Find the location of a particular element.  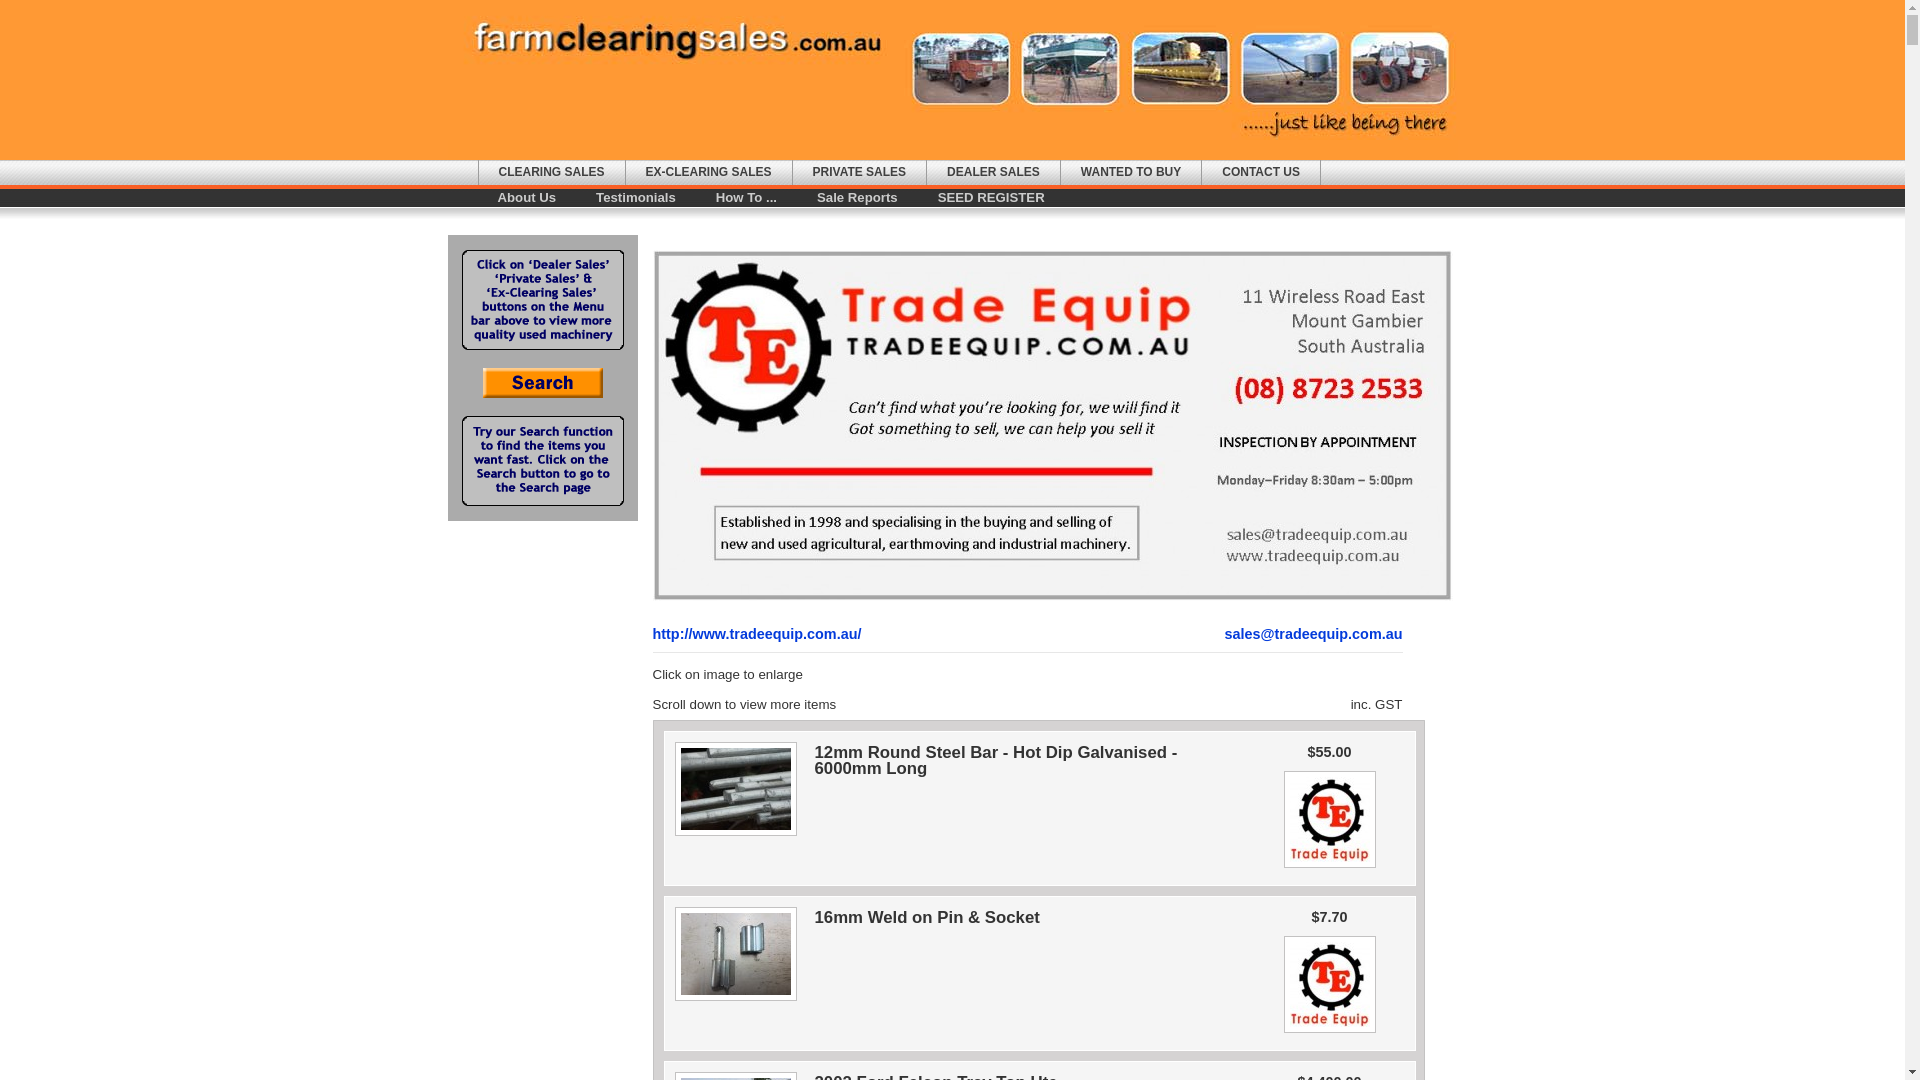

'http://www.tradeequip.com.au/' is located at coordinates (755, 633).